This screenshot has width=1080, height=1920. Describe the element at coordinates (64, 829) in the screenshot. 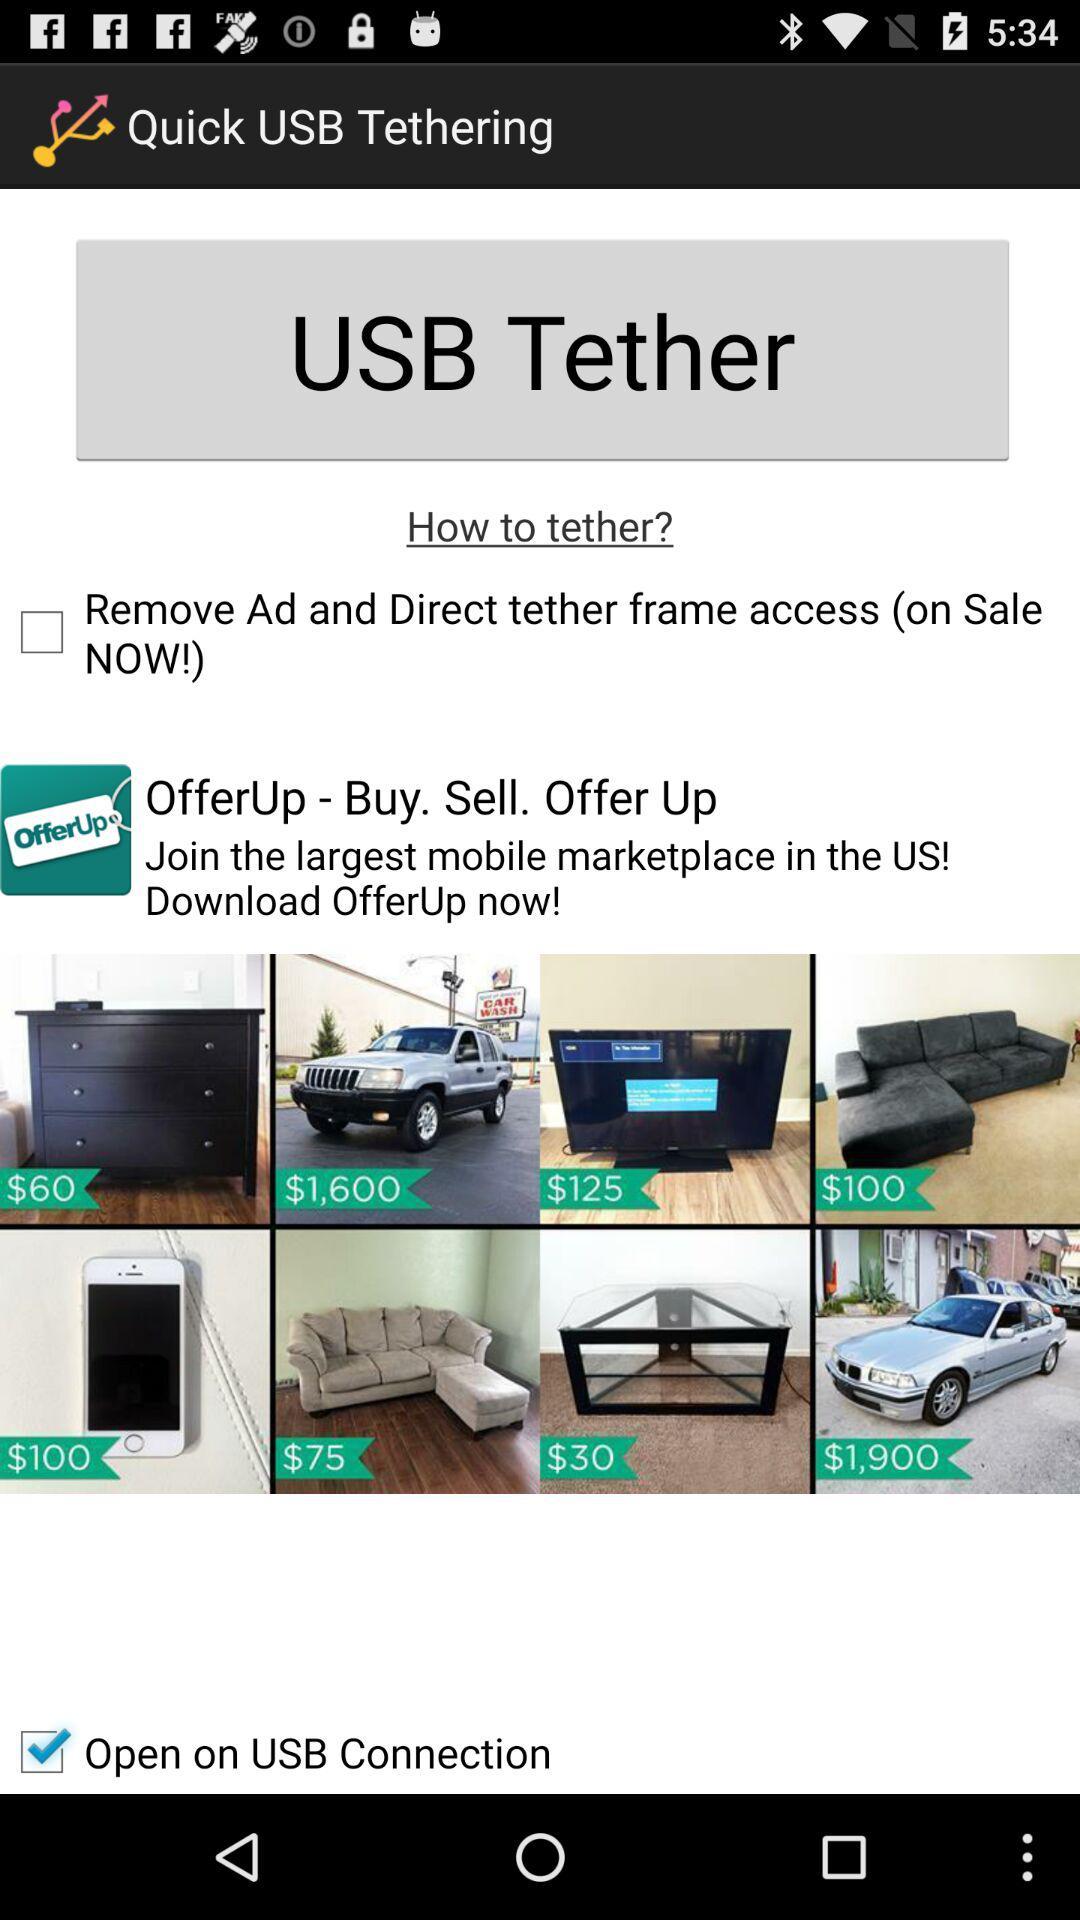

I see `icon on the left` at that location.